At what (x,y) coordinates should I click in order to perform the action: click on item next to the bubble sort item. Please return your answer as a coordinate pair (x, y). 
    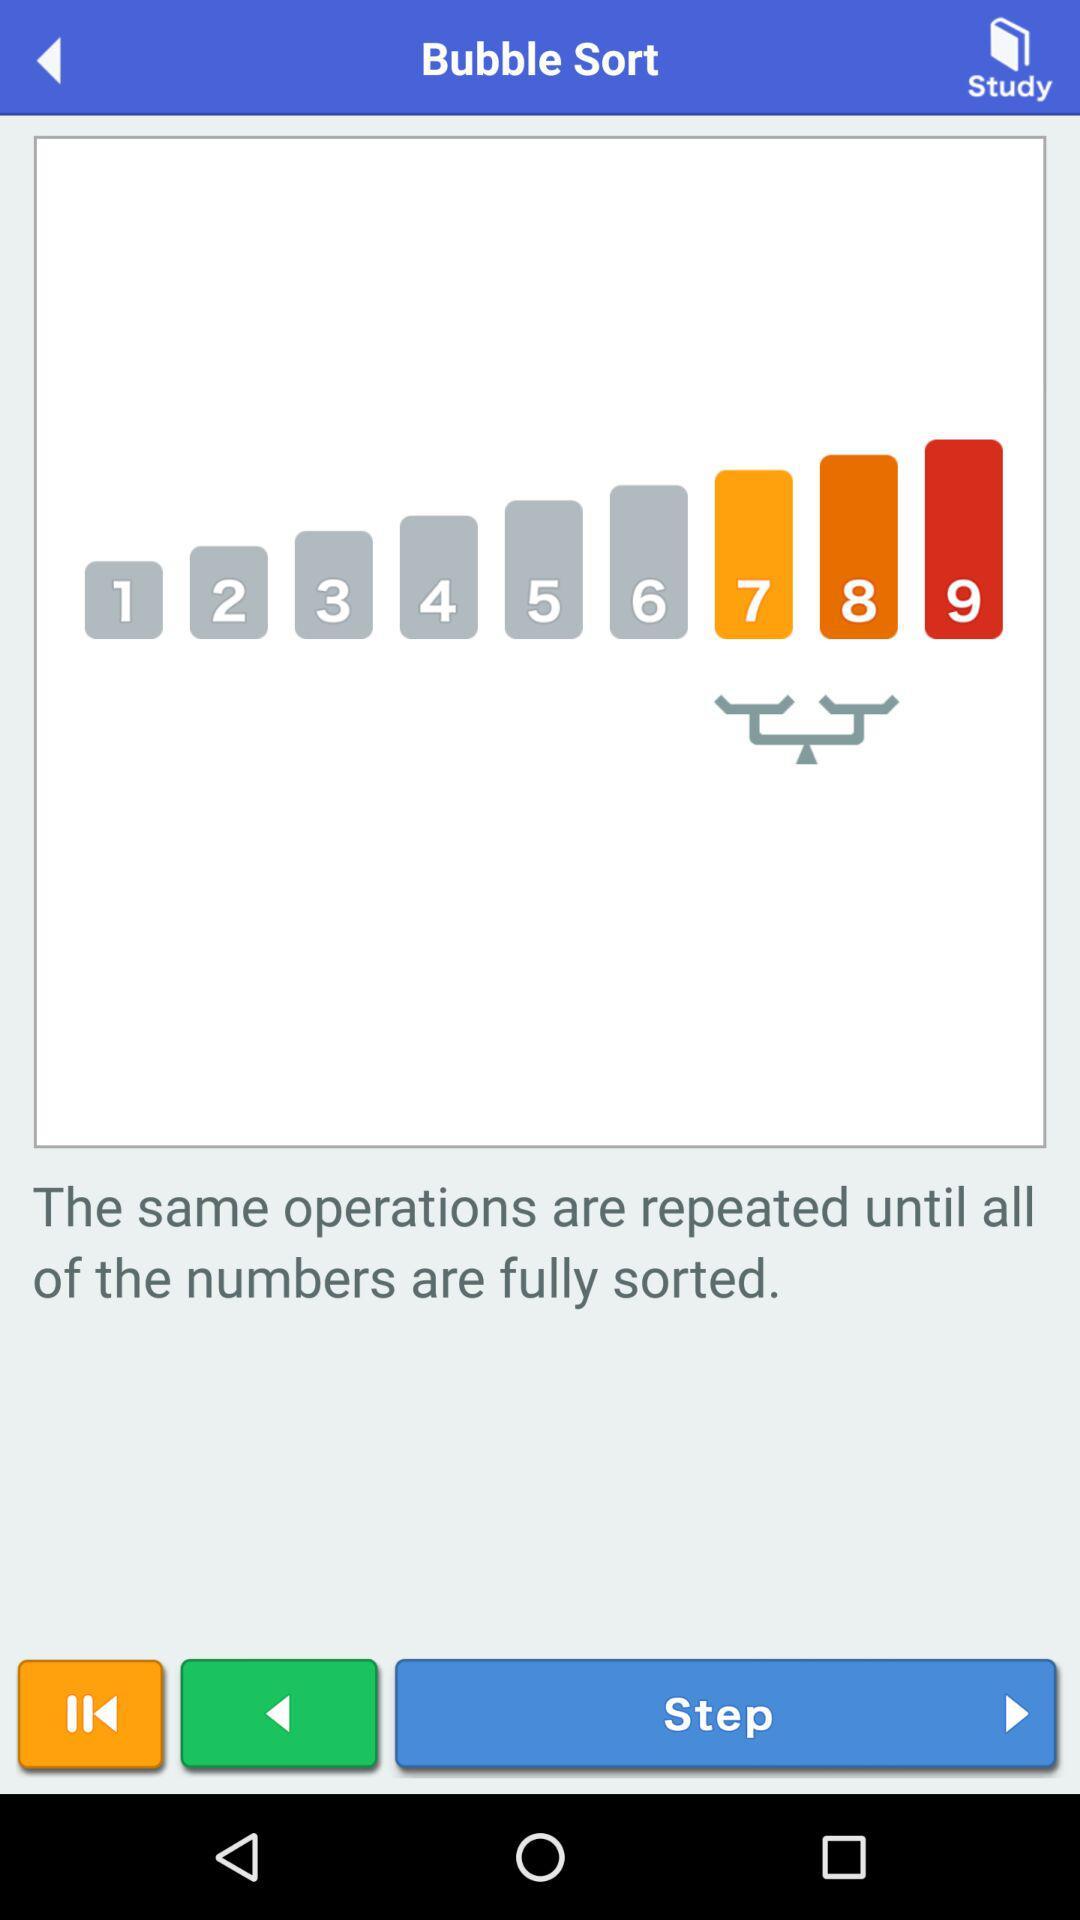
    Looking at the image, I should click on (1010, 56).